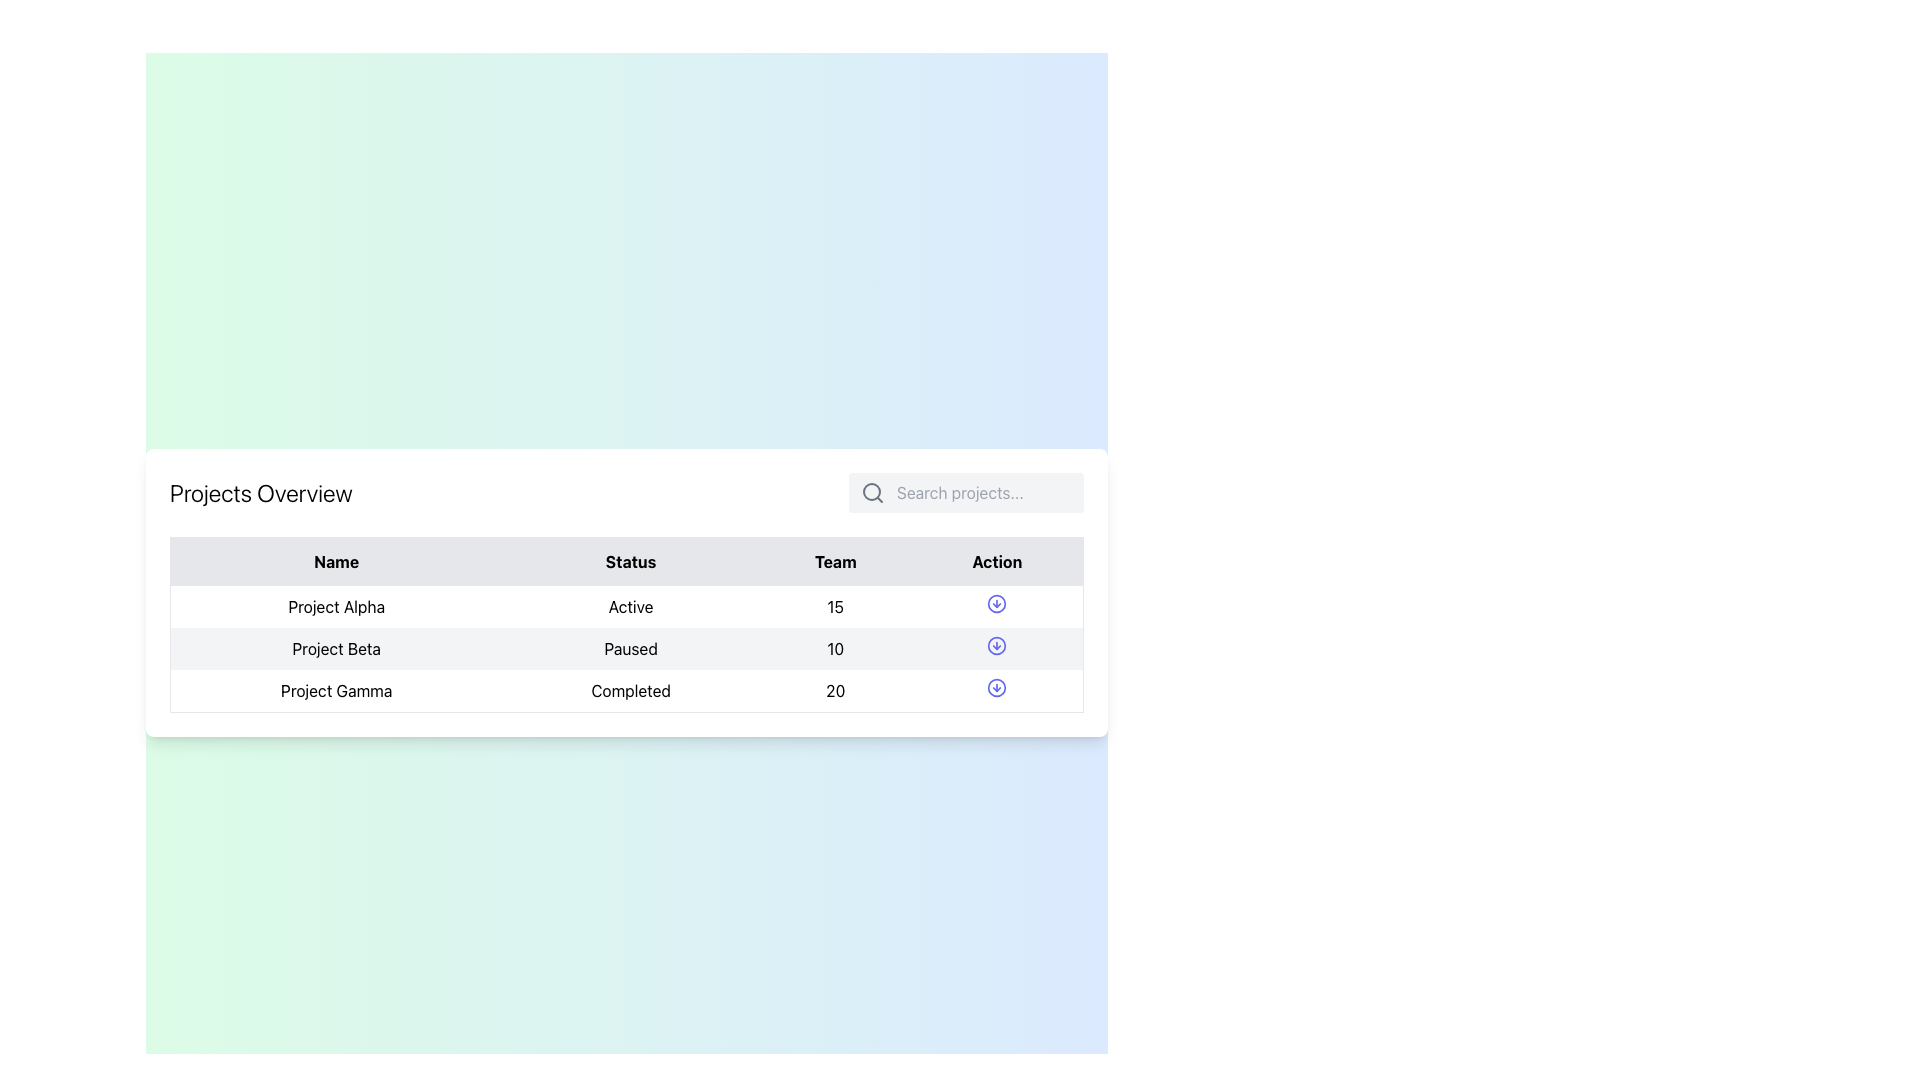  What do you see at coordinates (997, 686) in the screenshot?
I see `the visual indicator icon in the 'Action' column of the last row associated with 'Project Gamma'` at bounding box center [997, 686].